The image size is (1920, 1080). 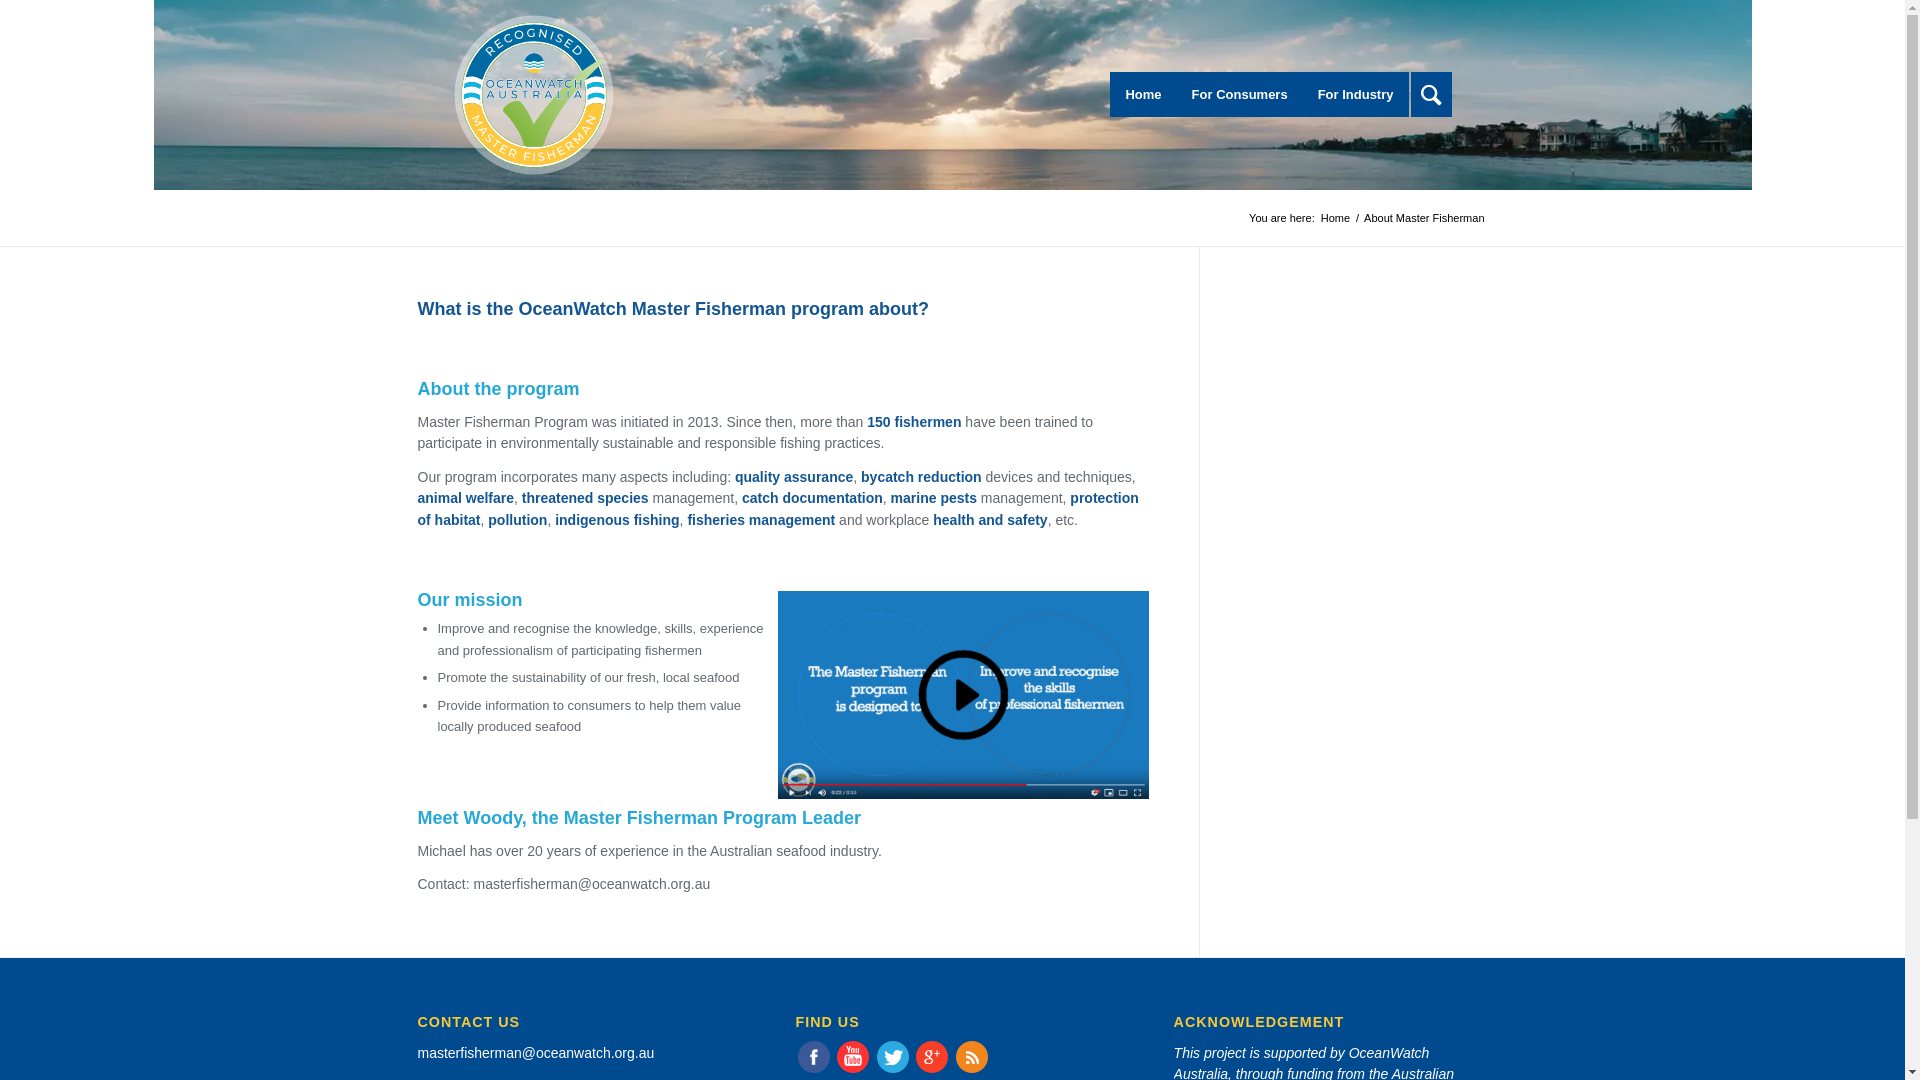 I want to click on 'Twitter', so click(x=891, y=1055).